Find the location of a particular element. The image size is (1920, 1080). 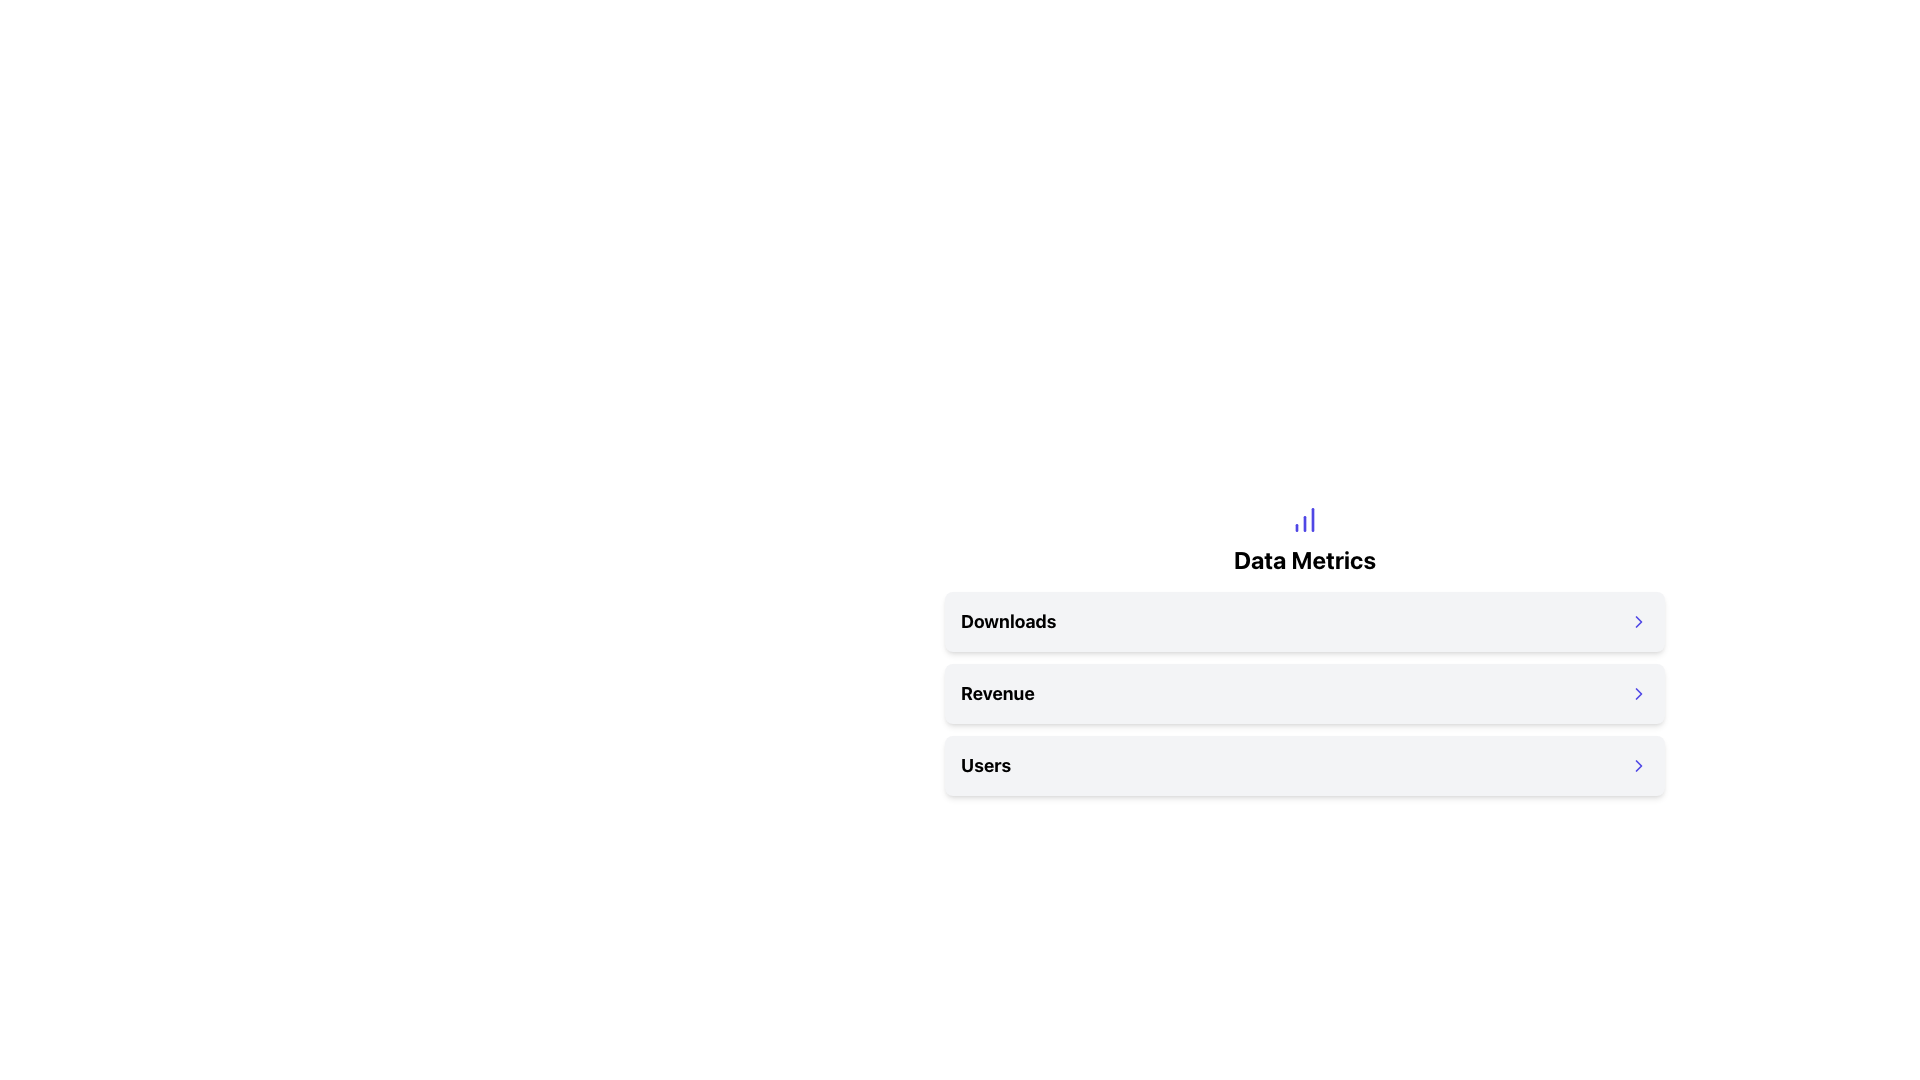

the icon located to the far right of the 'Users' row in the 'Data Metrics' section is located at coordinates (1638, 765).